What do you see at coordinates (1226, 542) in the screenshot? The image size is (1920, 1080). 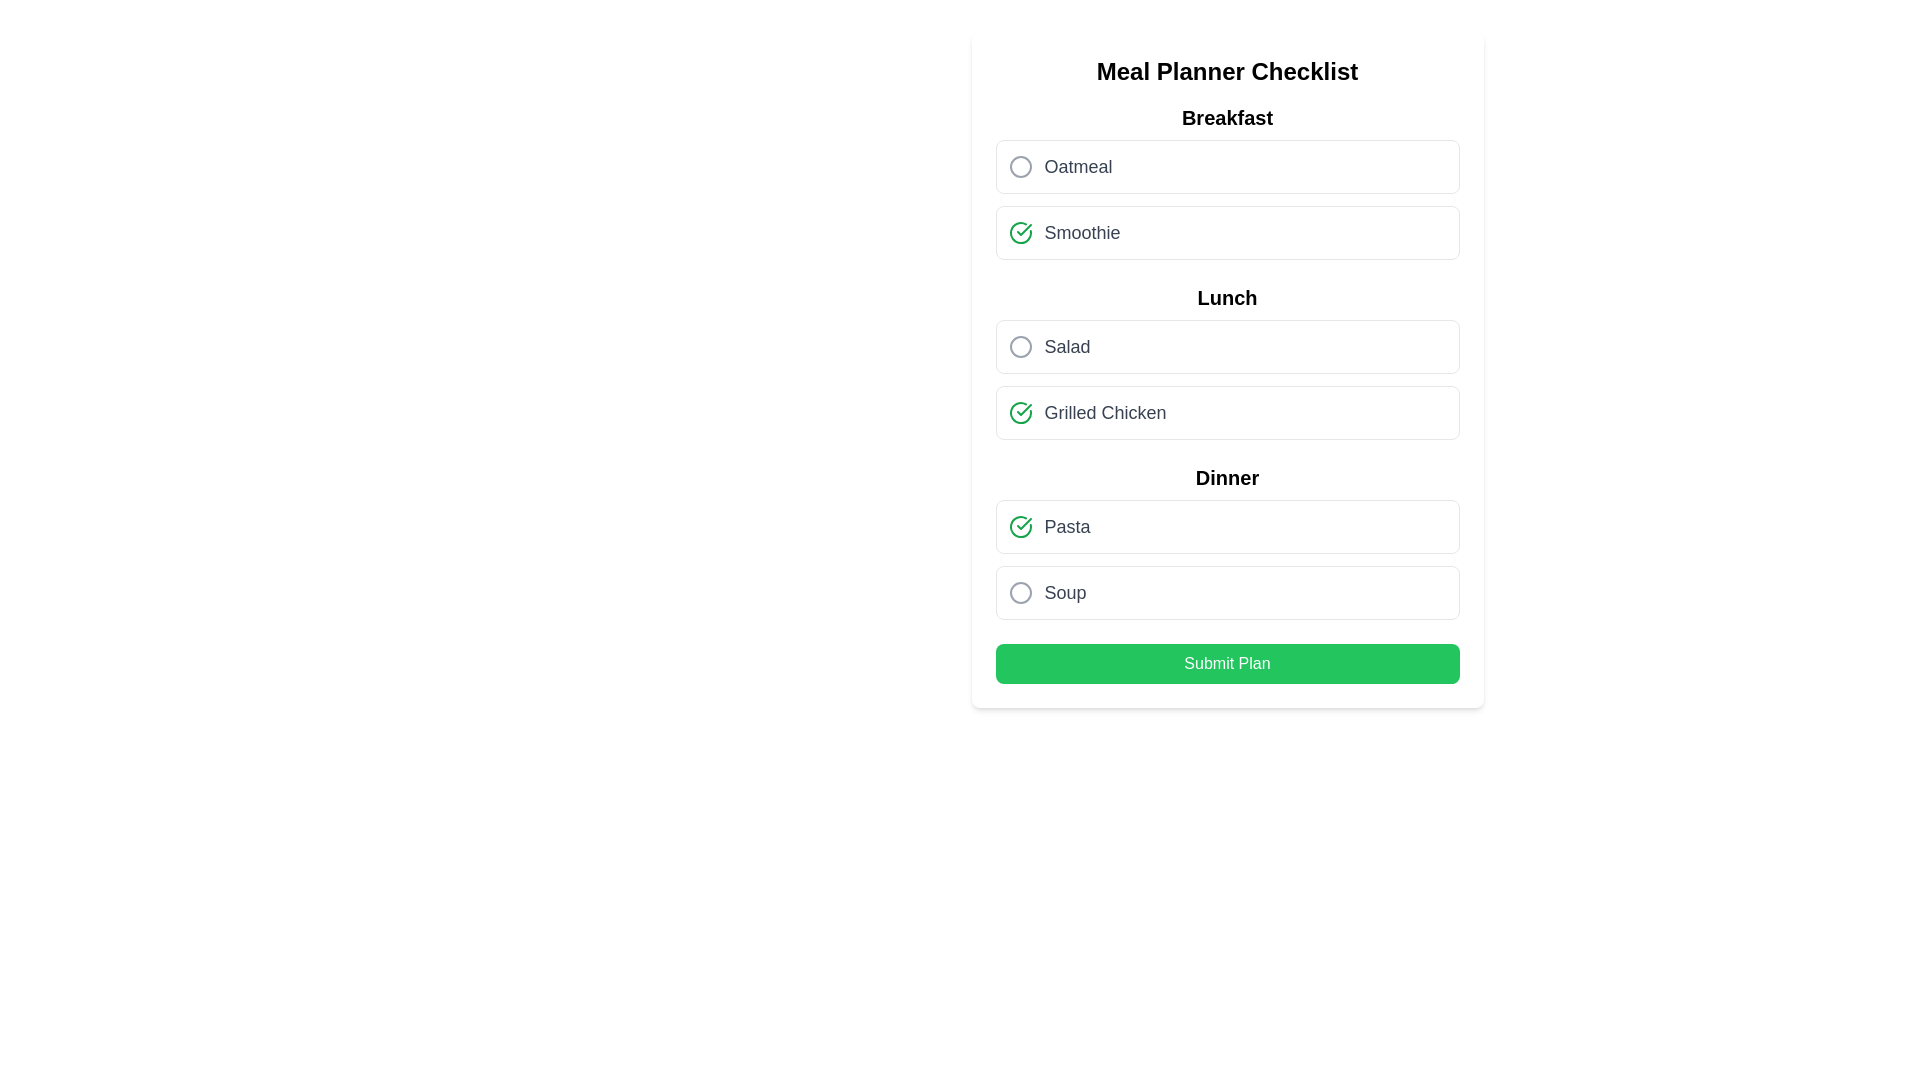 I see `the List group with selectable items located` at bounding box center [1226, 542].